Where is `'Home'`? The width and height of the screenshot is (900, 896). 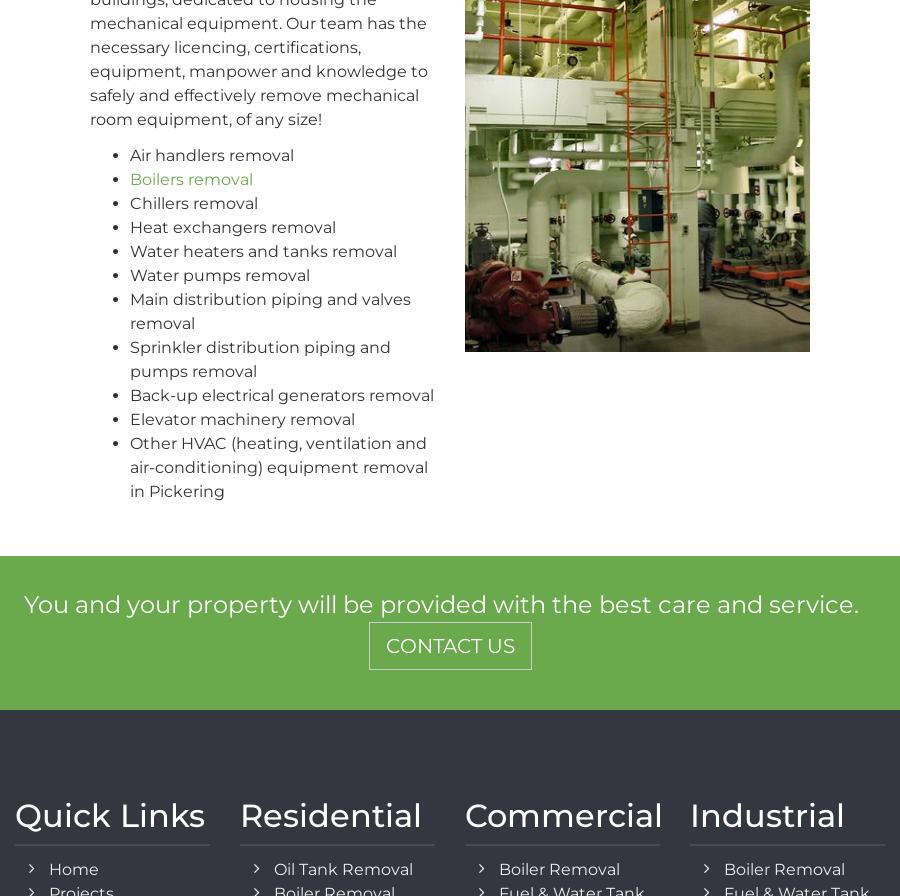 'Home' is located at coordinates (72, 868).